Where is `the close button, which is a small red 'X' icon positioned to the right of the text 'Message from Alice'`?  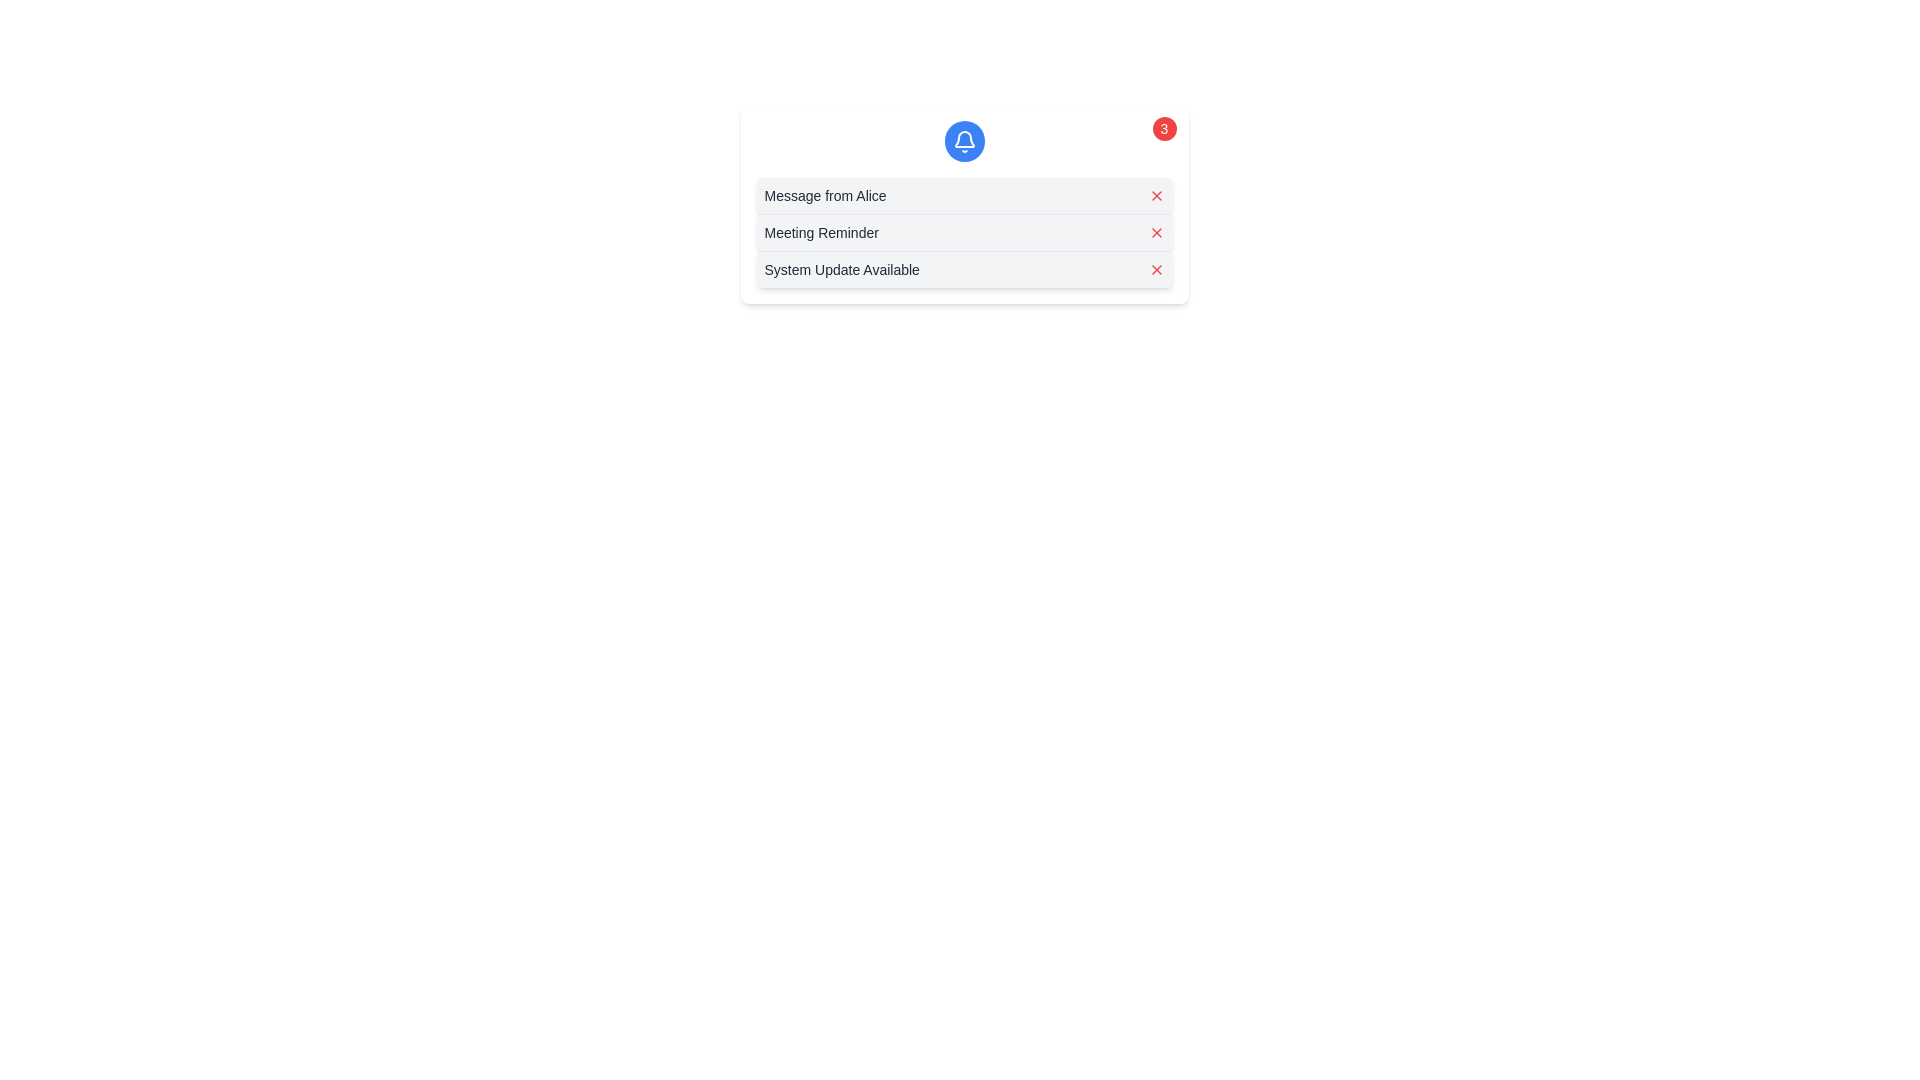
the close button, which is a small red 'X' icon positioned to the right of the text 'Message from Alice' is located at coordinates (1156, 195).